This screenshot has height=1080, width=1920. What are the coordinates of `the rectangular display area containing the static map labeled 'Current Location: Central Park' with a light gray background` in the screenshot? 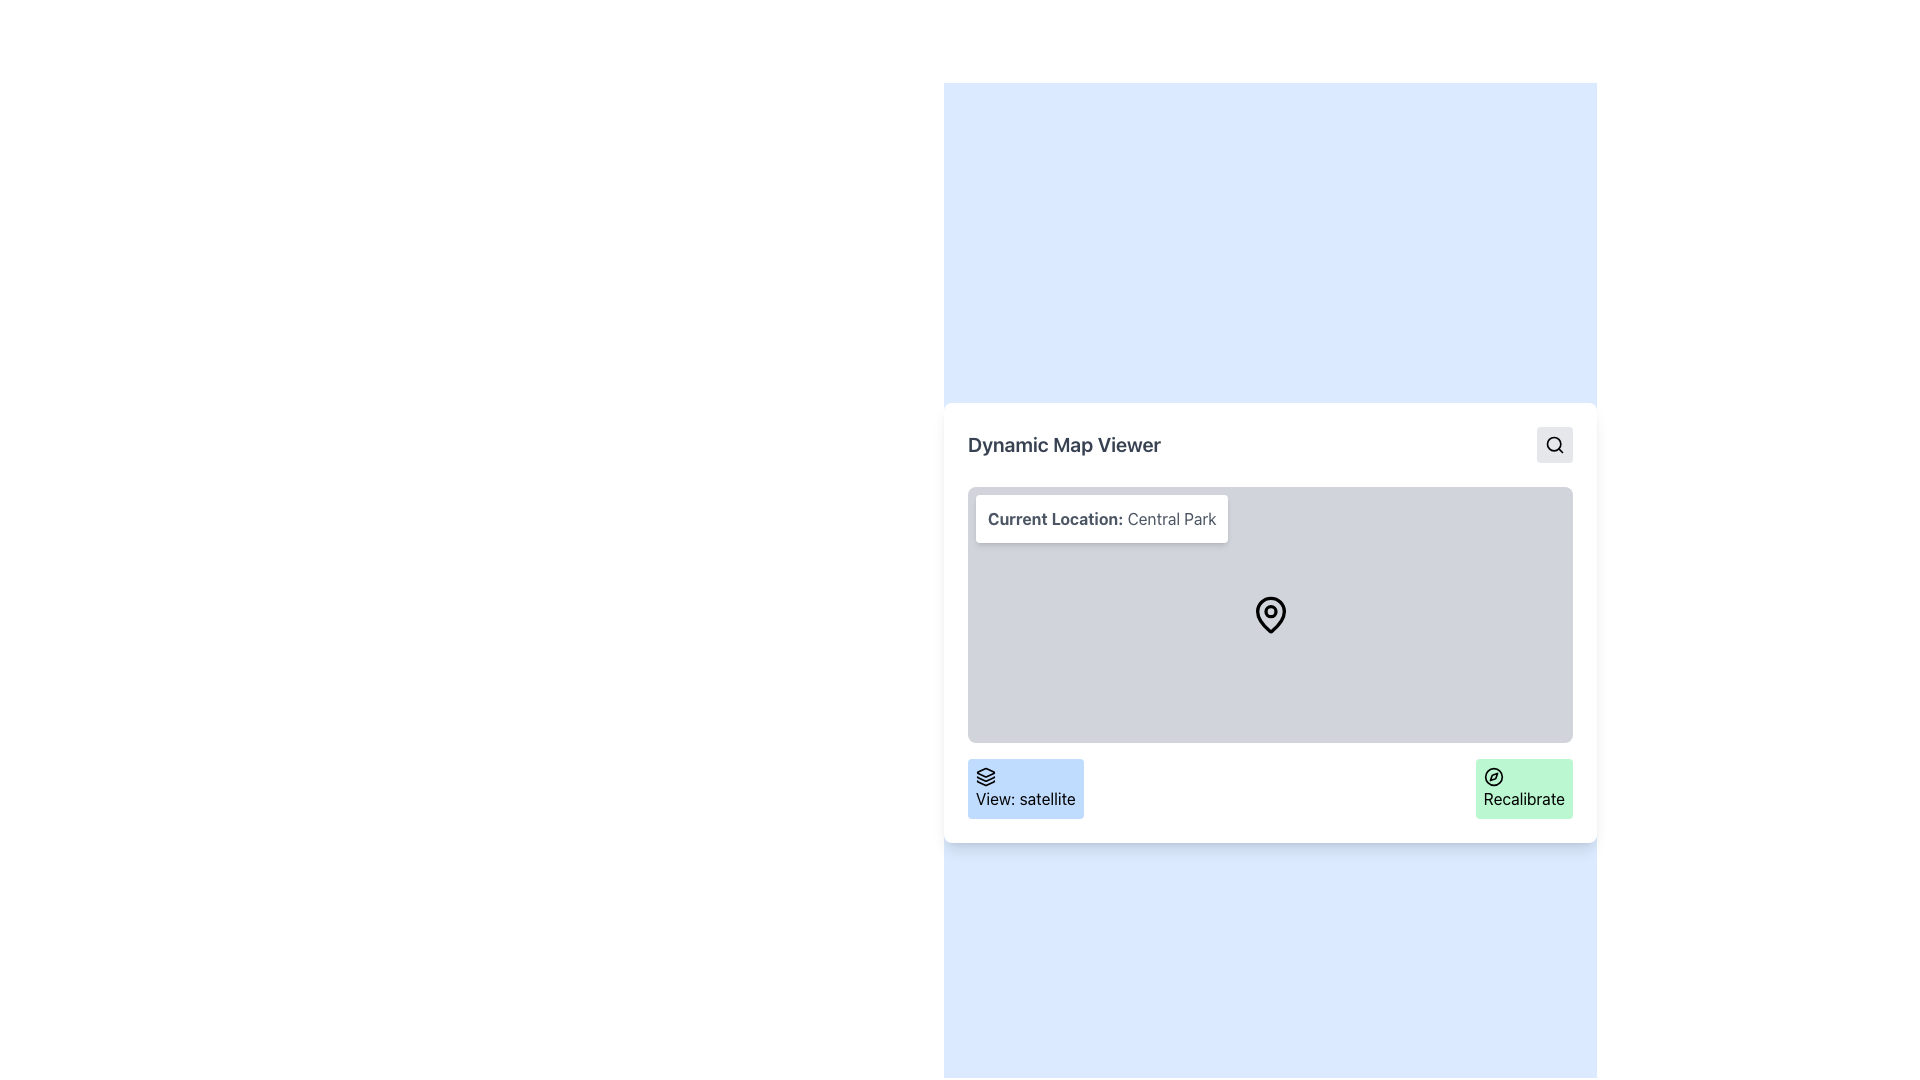 It's located at (1269, 613).